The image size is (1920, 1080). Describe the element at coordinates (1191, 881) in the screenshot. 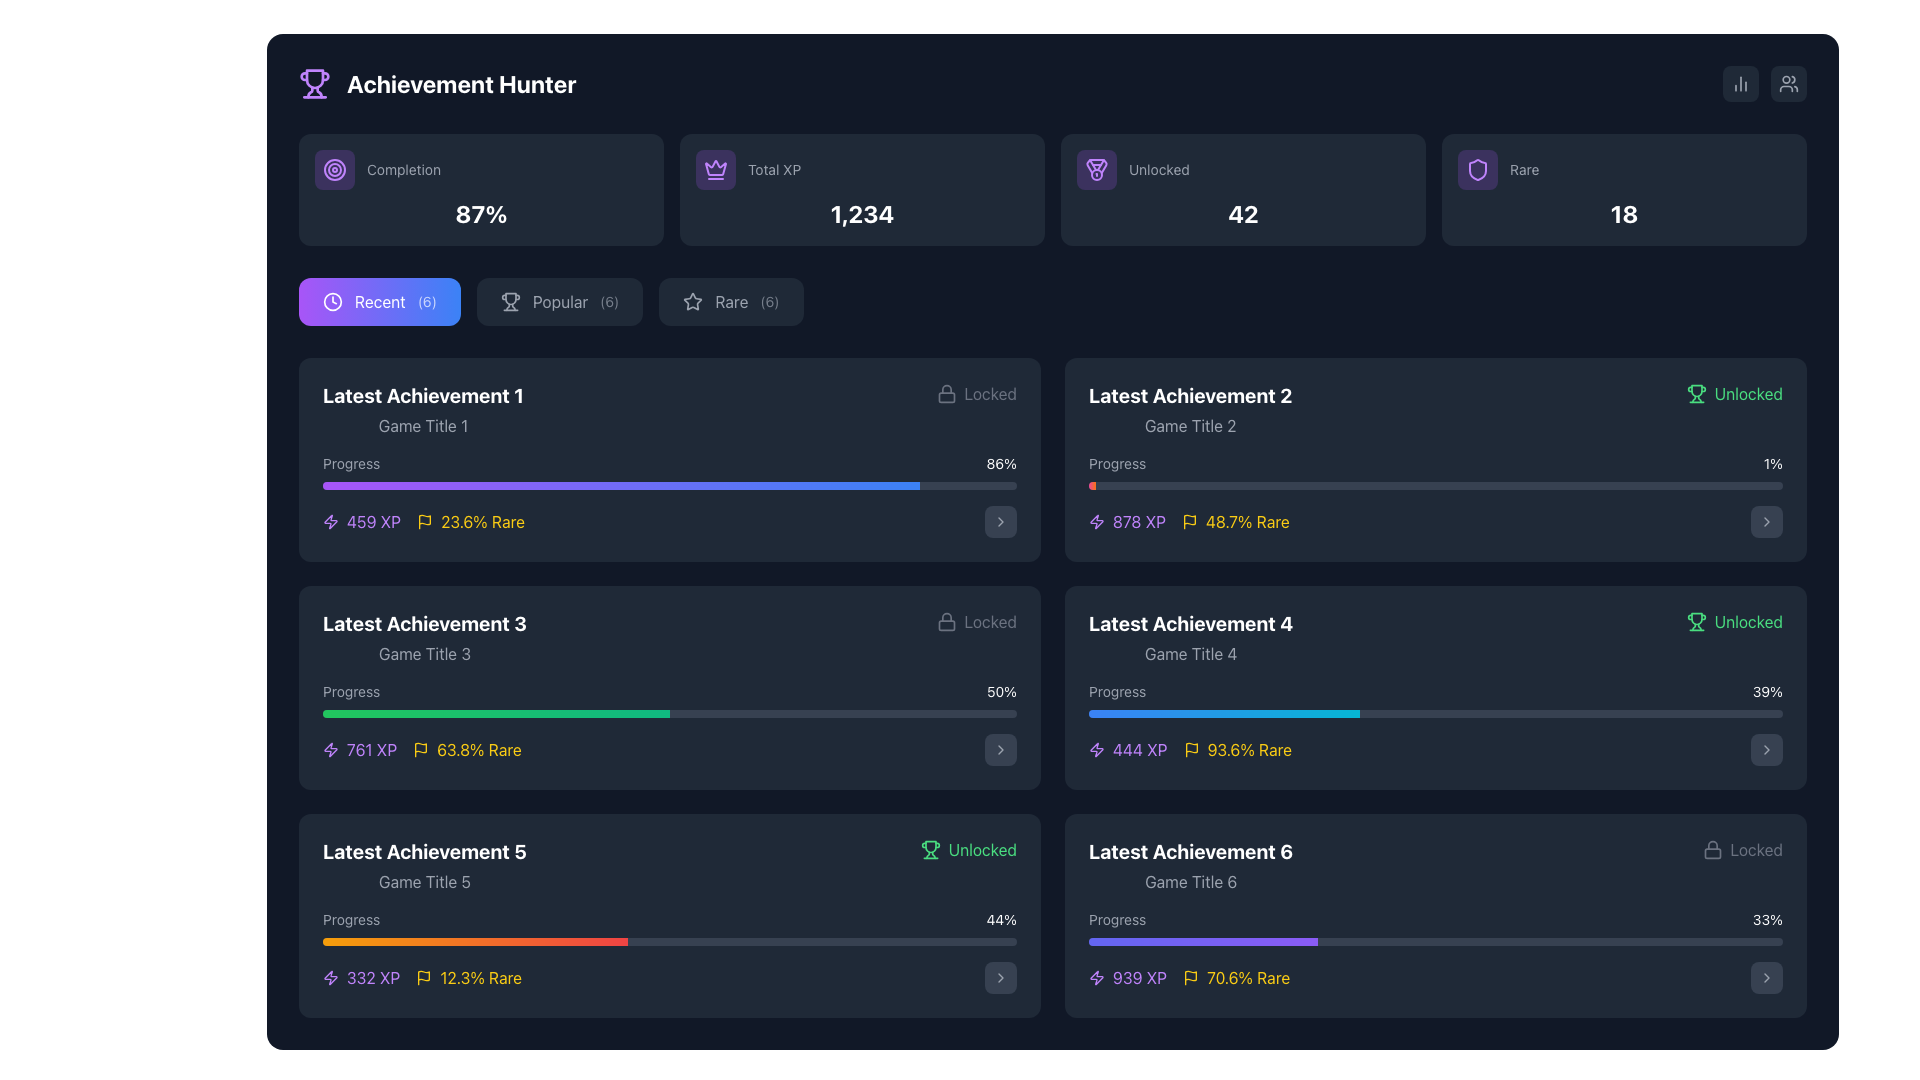

I see `the text label that describes the game title associated with the achievement, located below the bolded title 'Latest Achievement 6' in the interface` at that location.